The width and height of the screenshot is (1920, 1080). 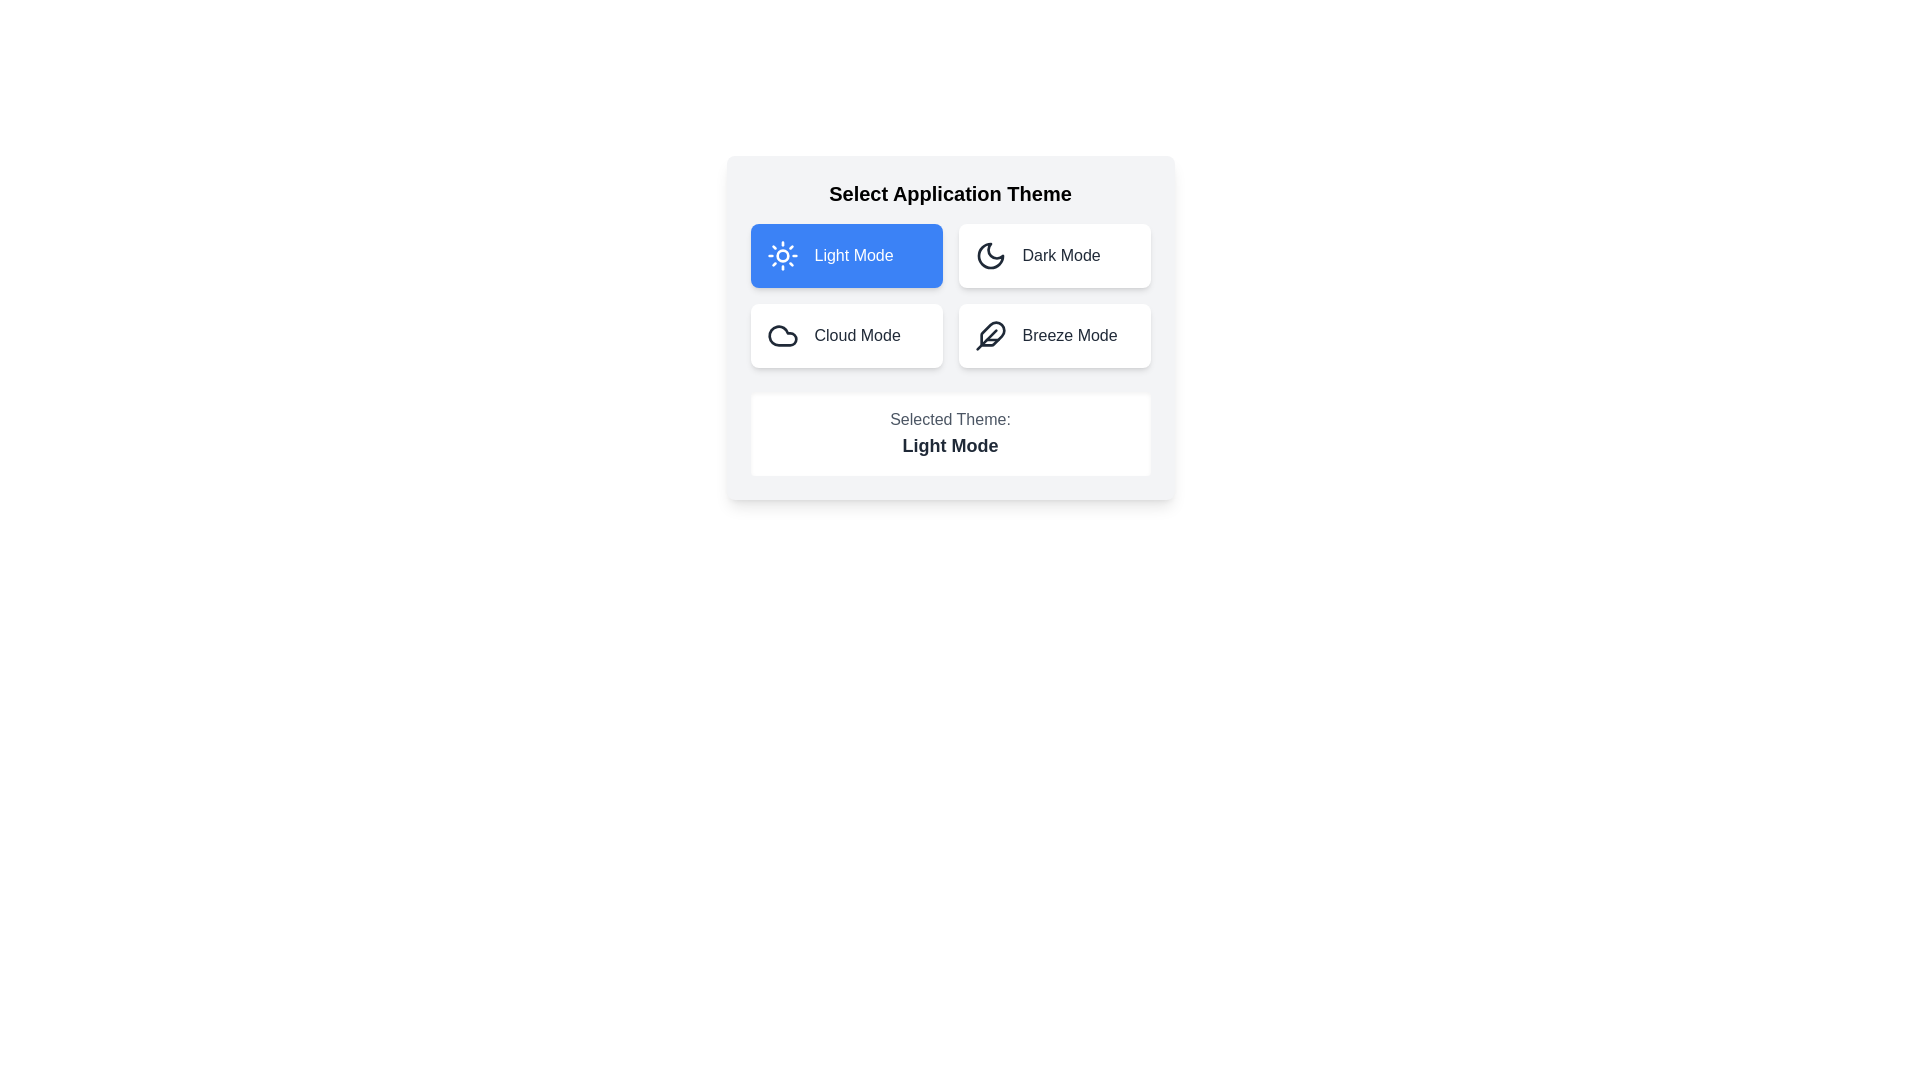 What do you see at coordinates (846, 334) in the screenshot?
I see `the button labeled Cloud Mode` at bounding box center [846, 334].